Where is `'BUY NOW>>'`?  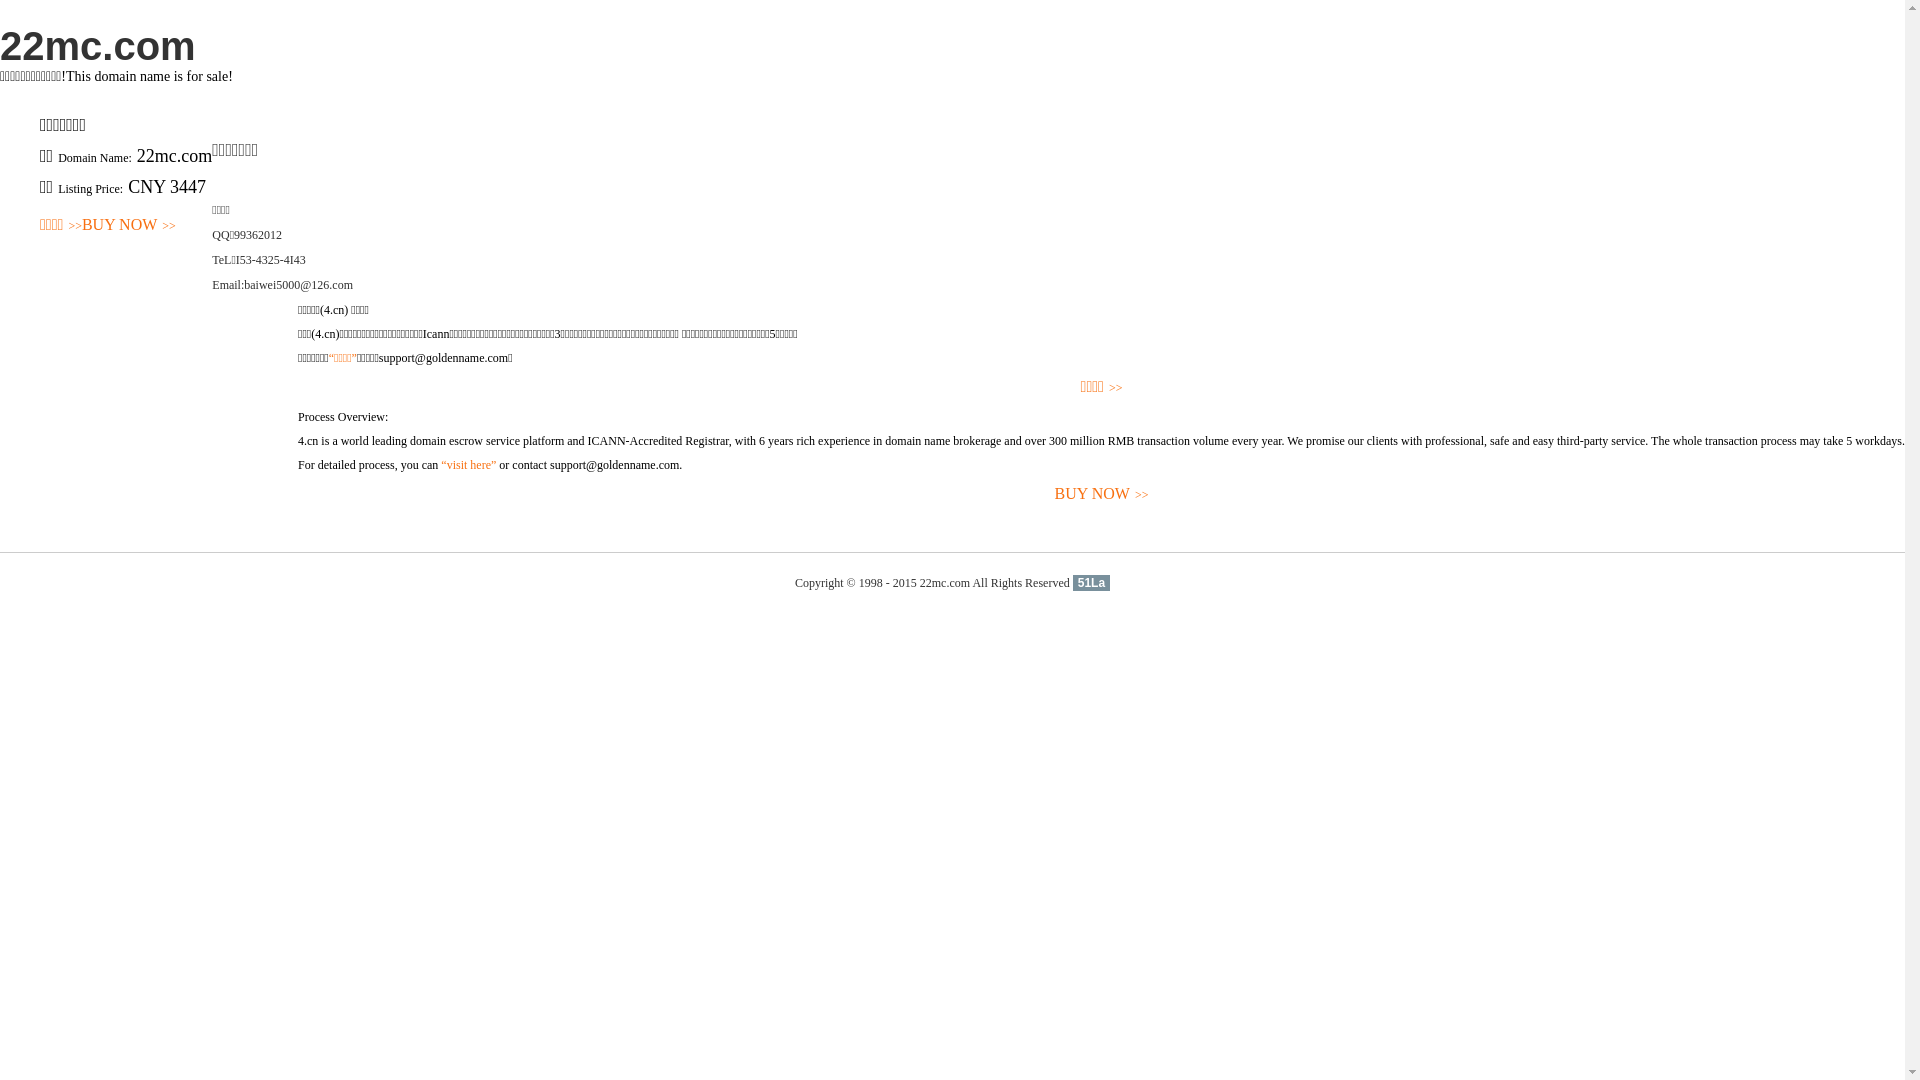
'BUY NOW>>' is located at coordinates (128, 225).